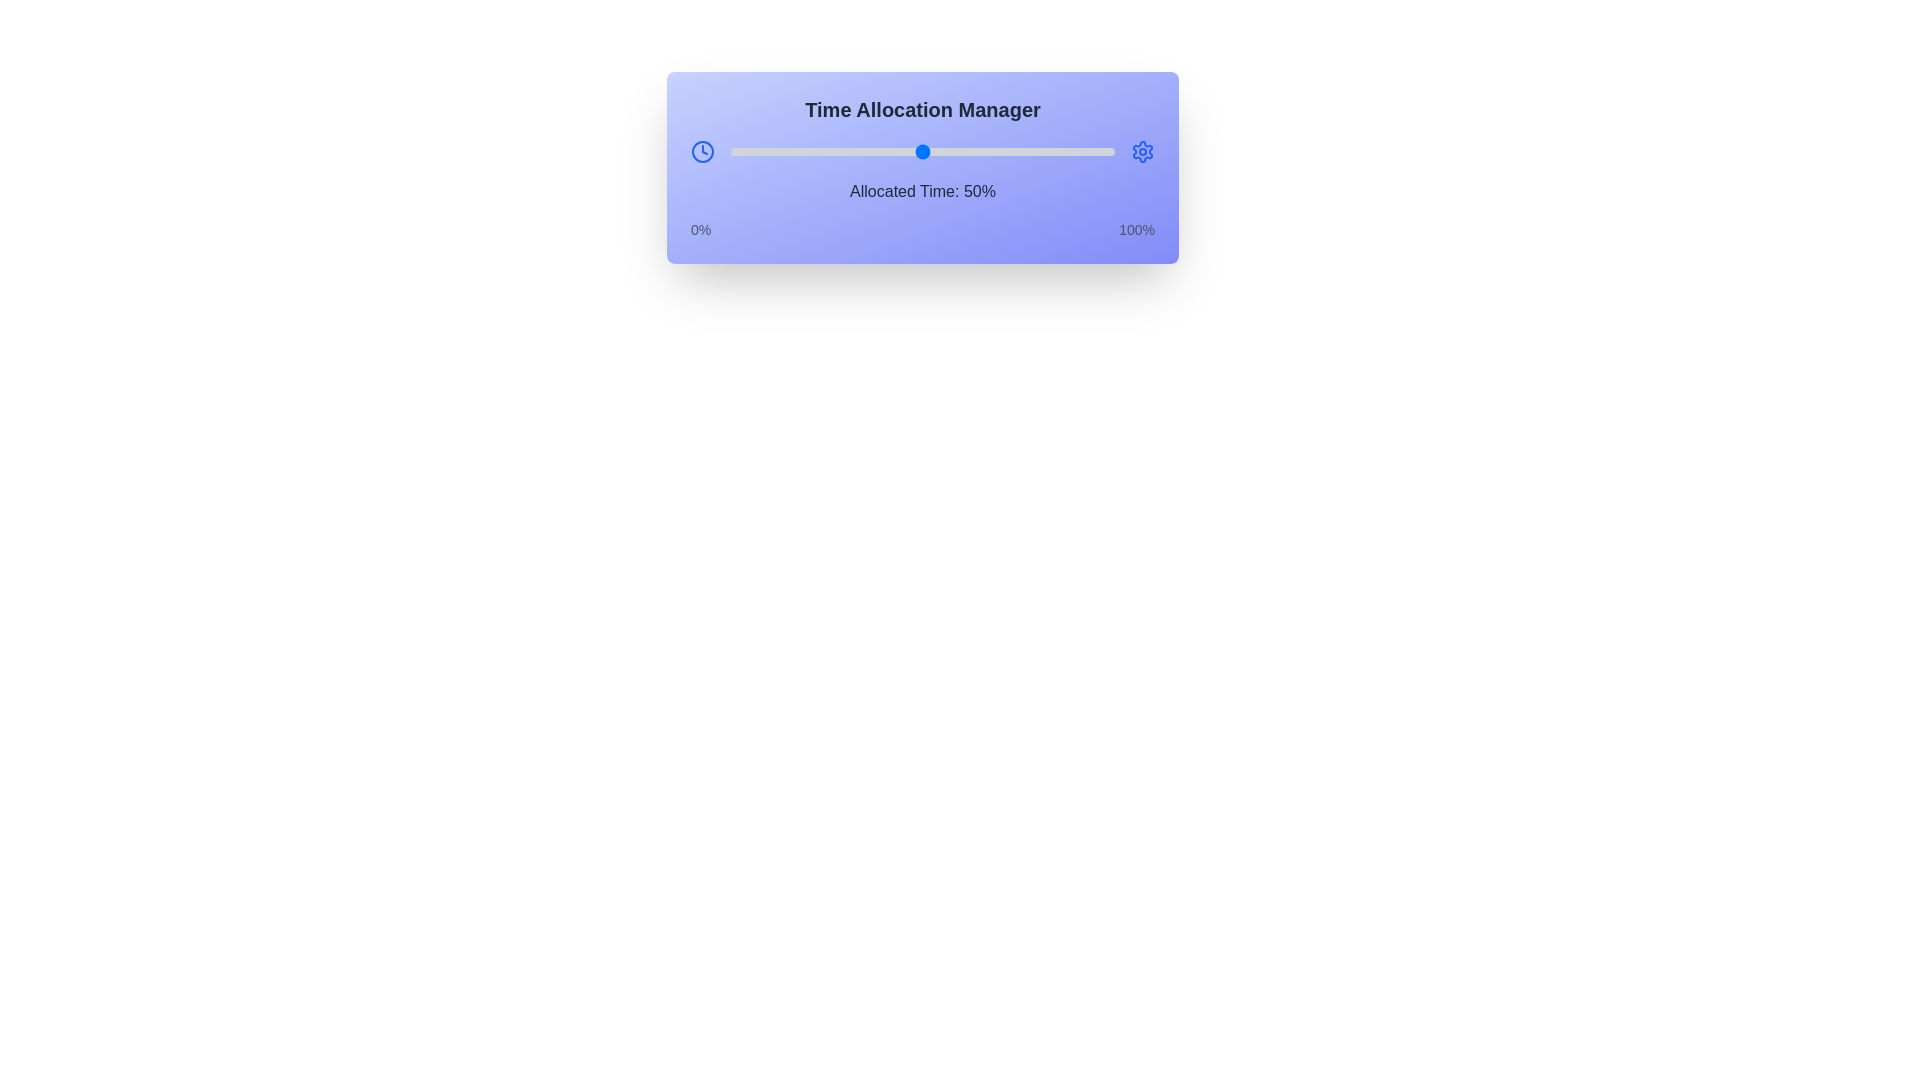 This screenshot has width=1920, height=1080. Describe the element at coordinates (1056, 150) in the screenshot. I see `the slider to set the allocated time to 85%` at that location.